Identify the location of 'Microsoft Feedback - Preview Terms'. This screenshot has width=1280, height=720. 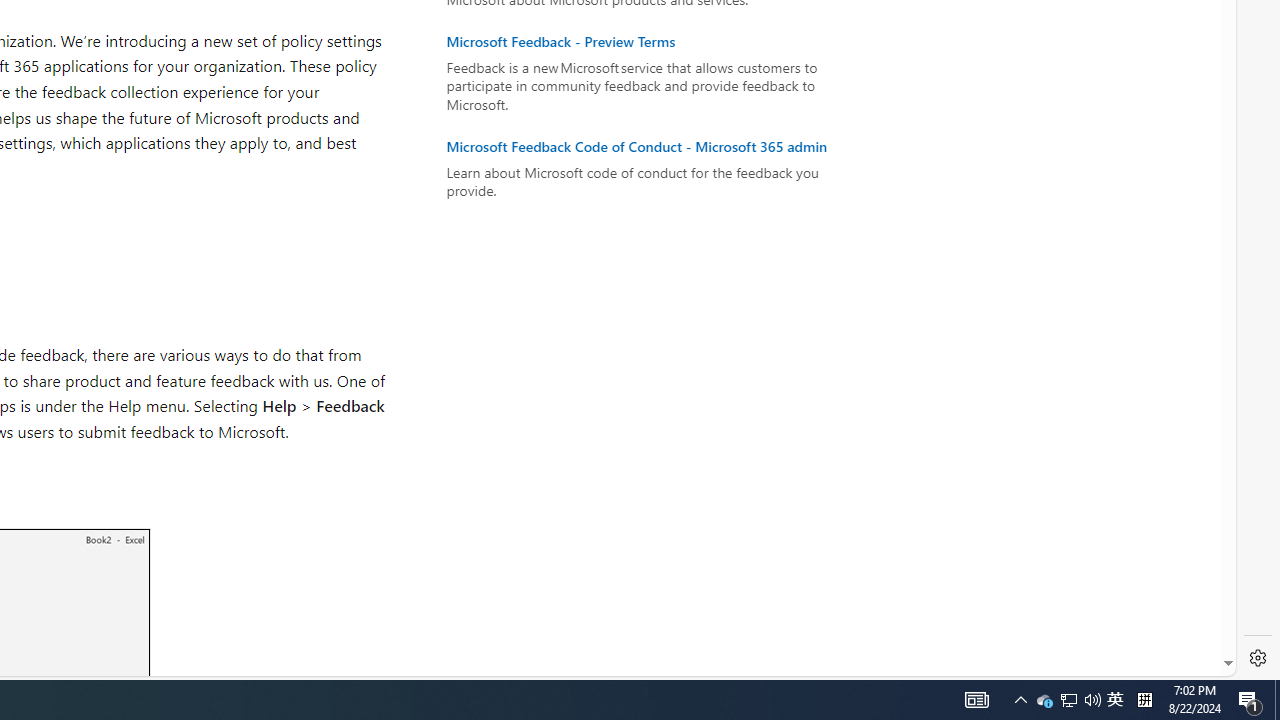
(647, 42).